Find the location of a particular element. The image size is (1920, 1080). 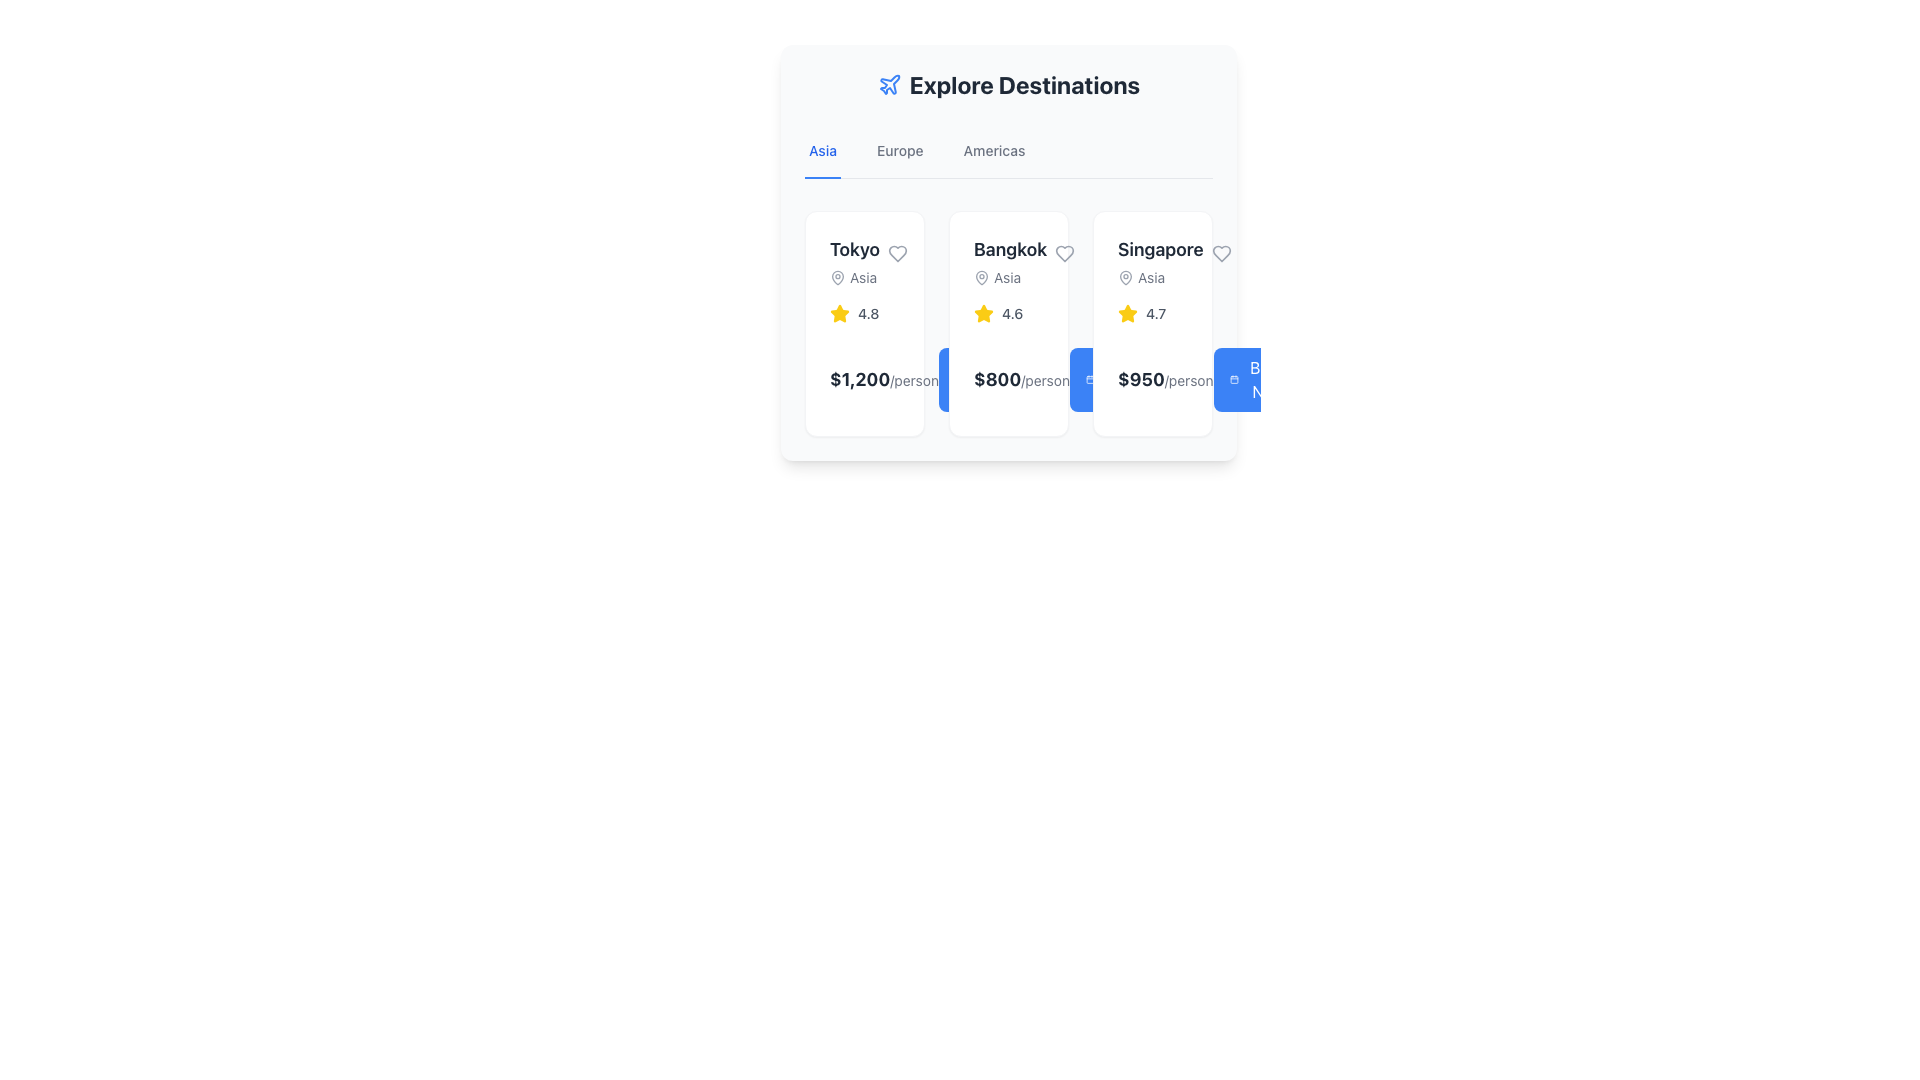

the text label displaying 'Asia' in a small gray font located within the card structure under the title 'Bangkok', positioned to the right of a map pin icon is located at coordinates (1007, 277).